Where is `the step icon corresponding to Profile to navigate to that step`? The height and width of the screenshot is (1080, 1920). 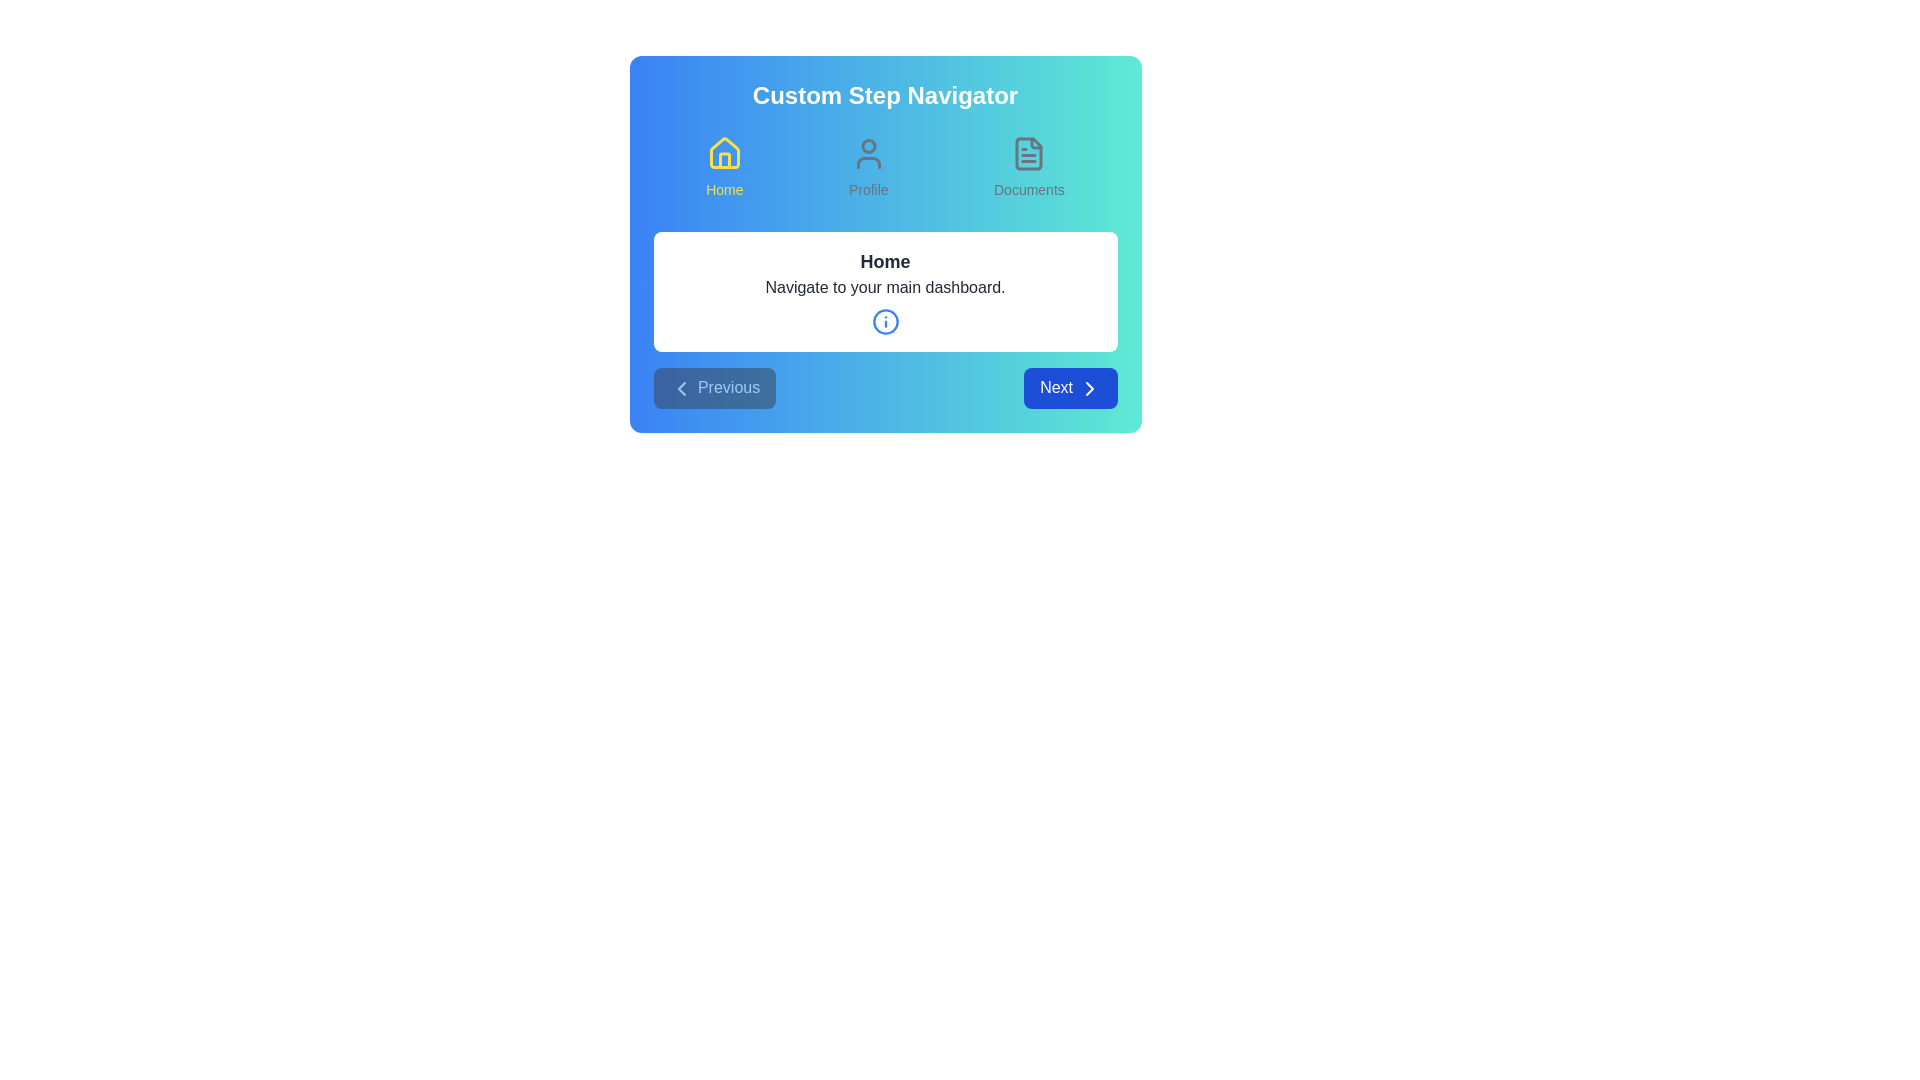 the step icon corresponding to Profile to navigate to that step is located at coordinates (868, 167).